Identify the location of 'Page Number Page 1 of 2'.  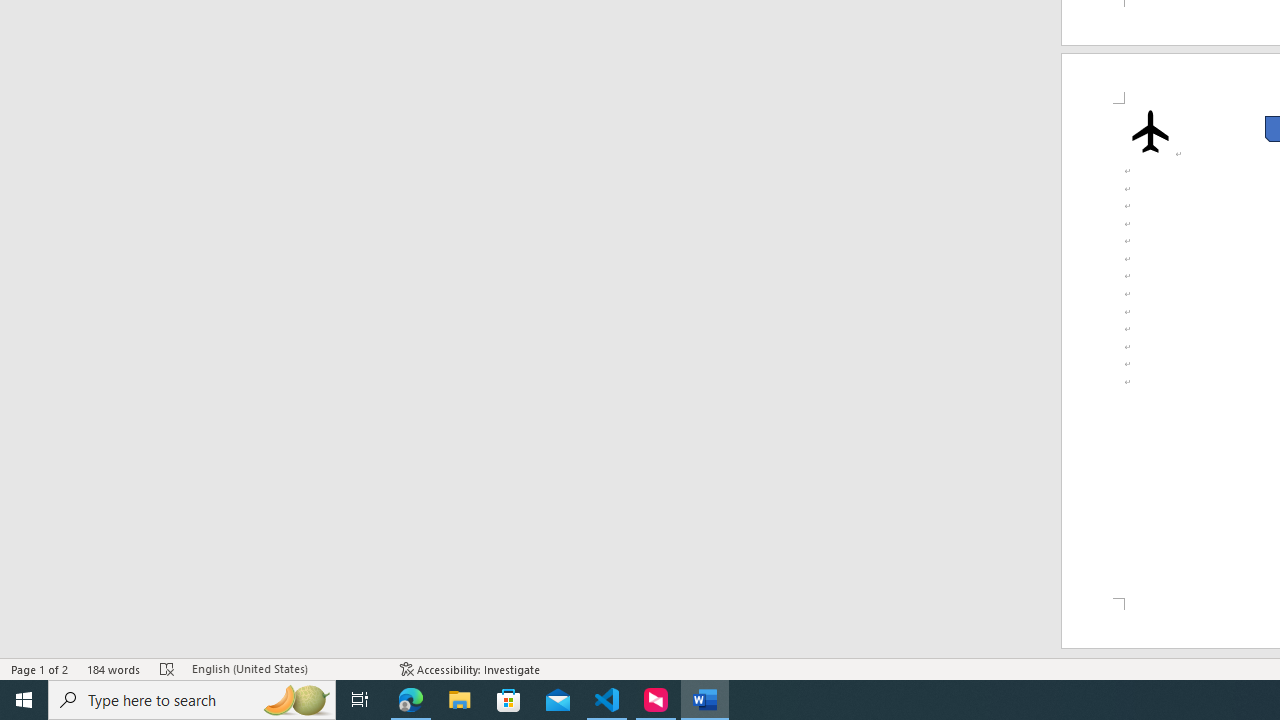
(40, 669).